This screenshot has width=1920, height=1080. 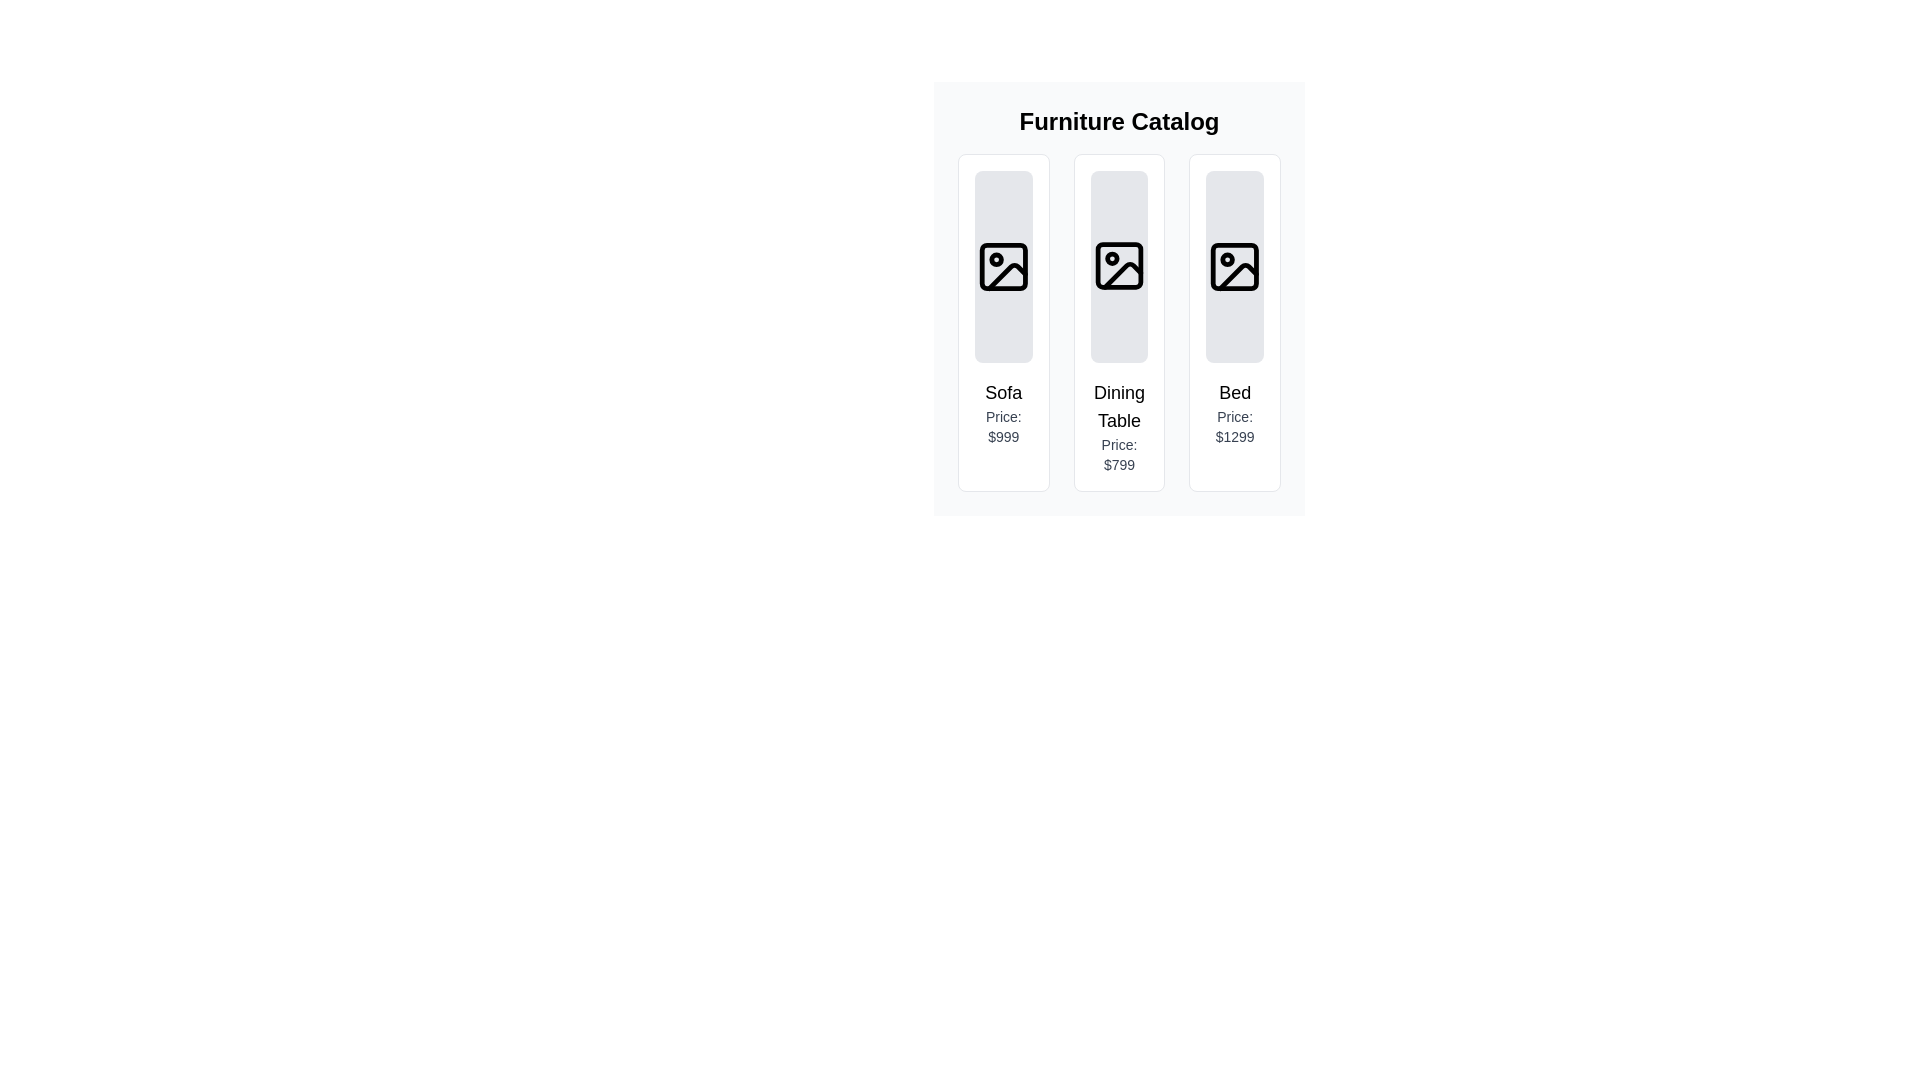 What do you see at coordinates (1003, 393) in the screenshot?
I see `text label 'Sofa' that is centrally located above the price label in the leftmost item card of the furniture catalog` at bounding box center [1003, 393].